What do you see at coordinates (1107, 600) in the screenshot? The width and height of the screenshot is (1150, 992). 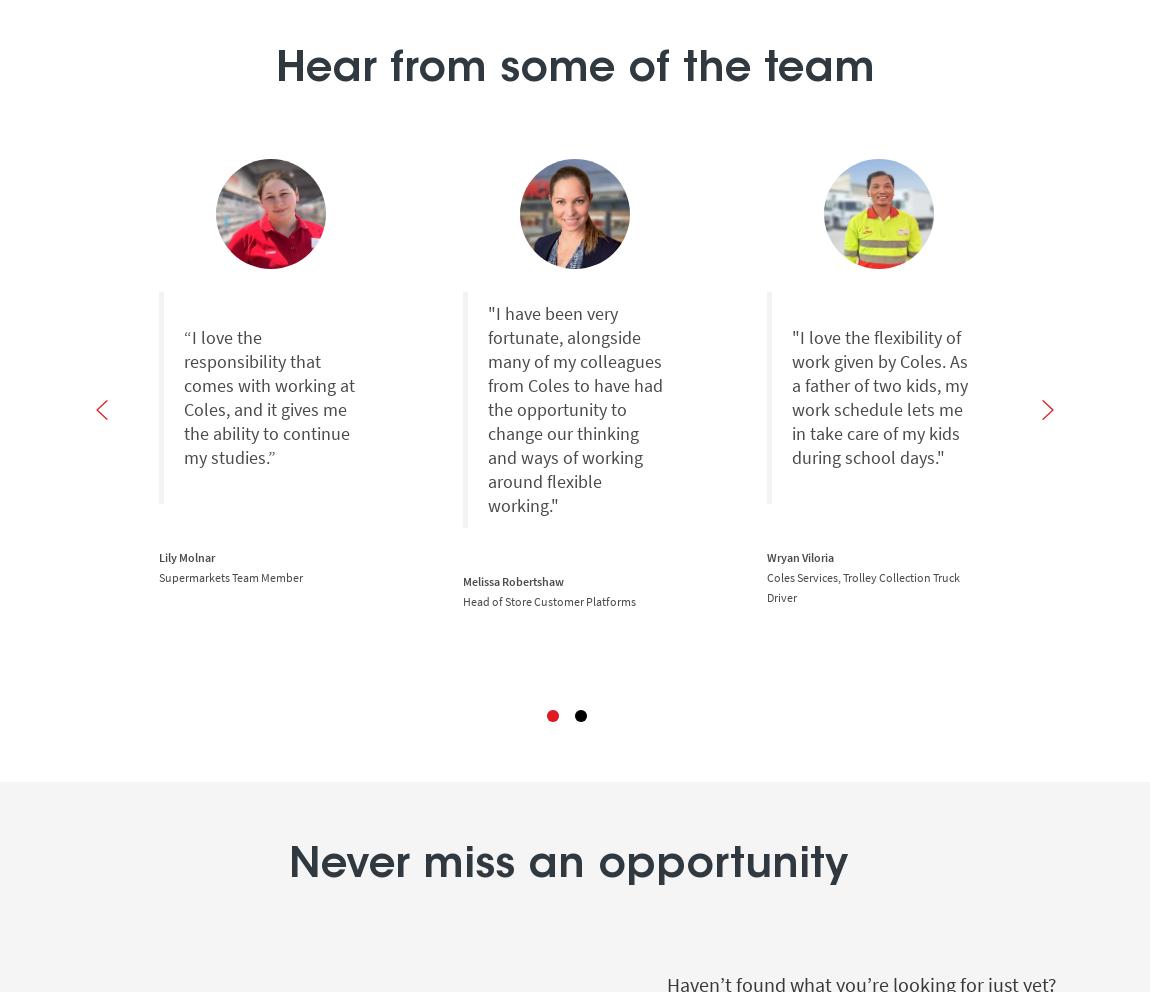 I see `'Store Manager'` at bounding box center [1107, 600].